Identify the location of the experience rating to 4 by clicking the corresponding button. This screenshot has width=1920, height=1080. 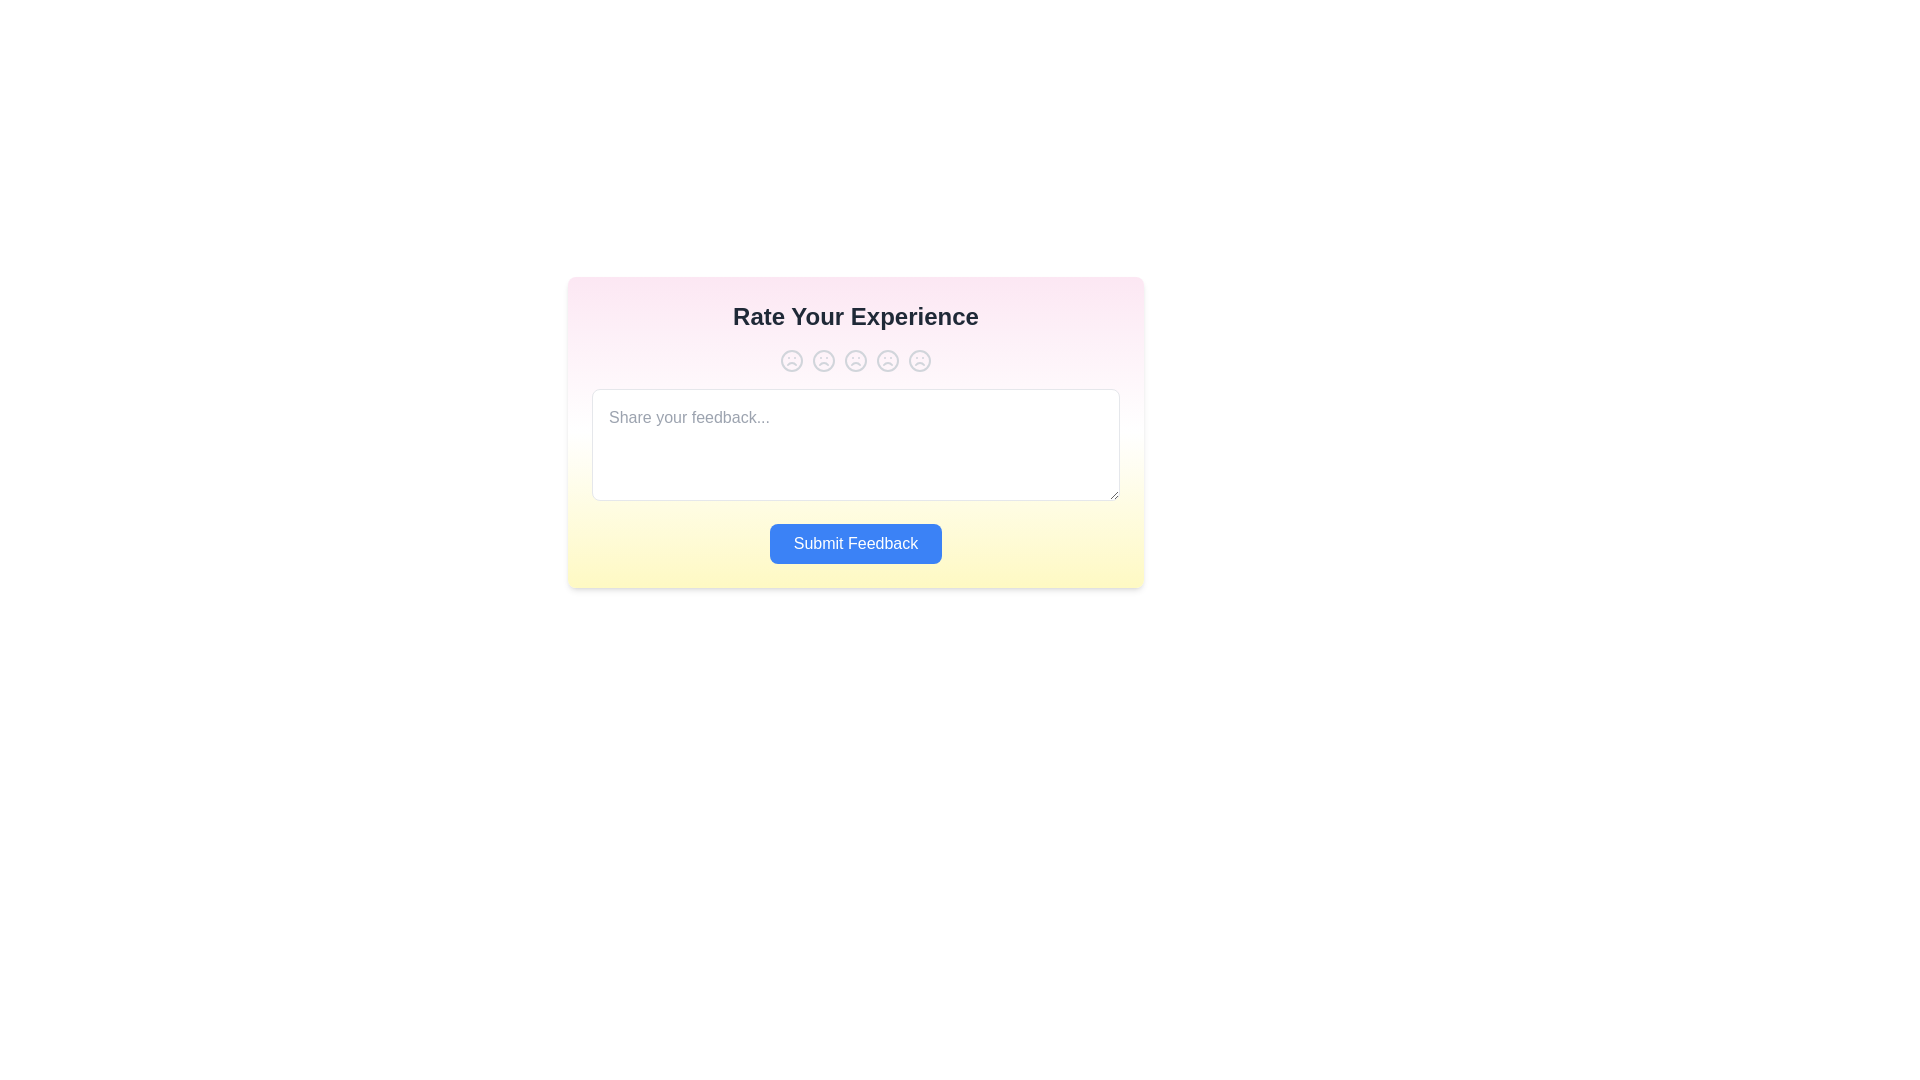
(887, 361).